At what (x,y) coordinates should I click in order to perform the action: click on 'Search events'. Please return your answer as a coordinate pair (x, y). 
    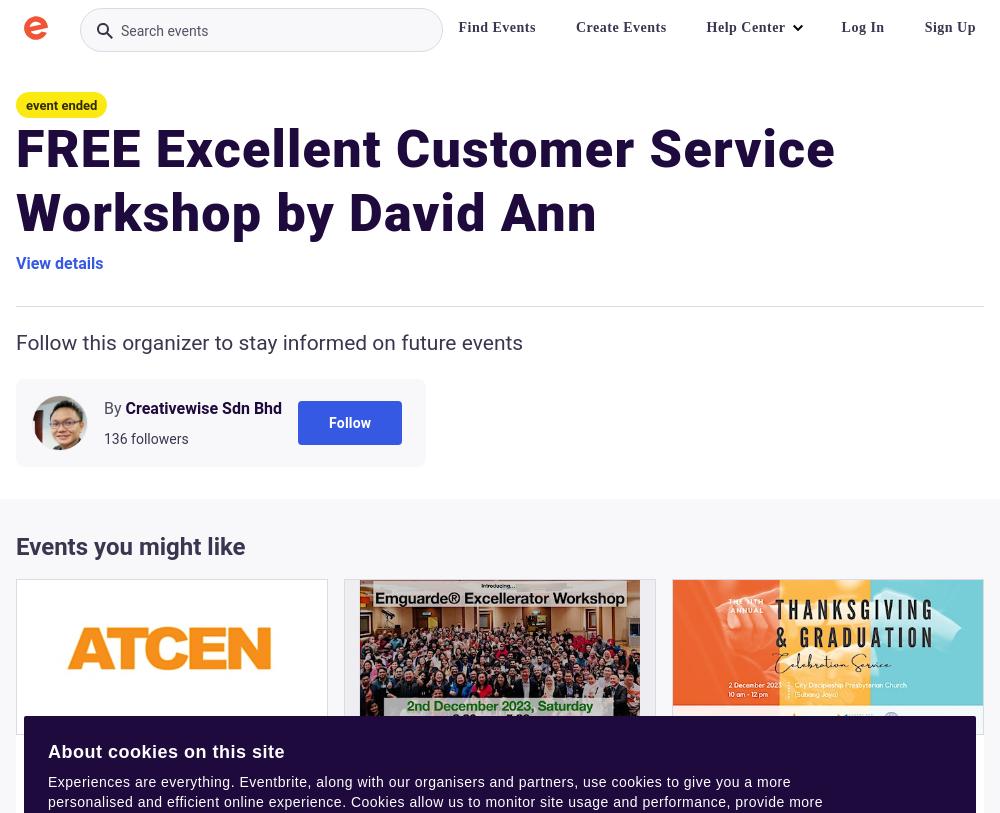
    Looking at the image, I should click on (164, 29).